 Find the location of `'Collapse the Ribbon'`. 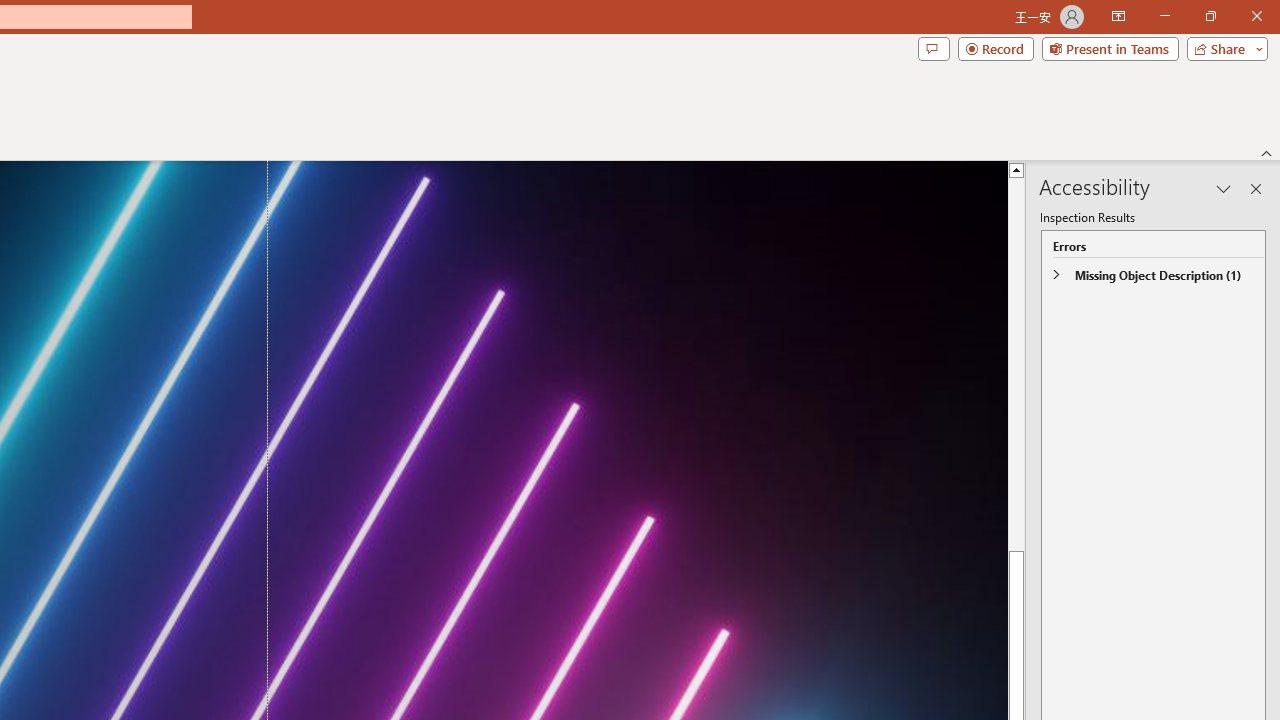

'Collapse the Ribbon' is located at coordinates (1266, 152).